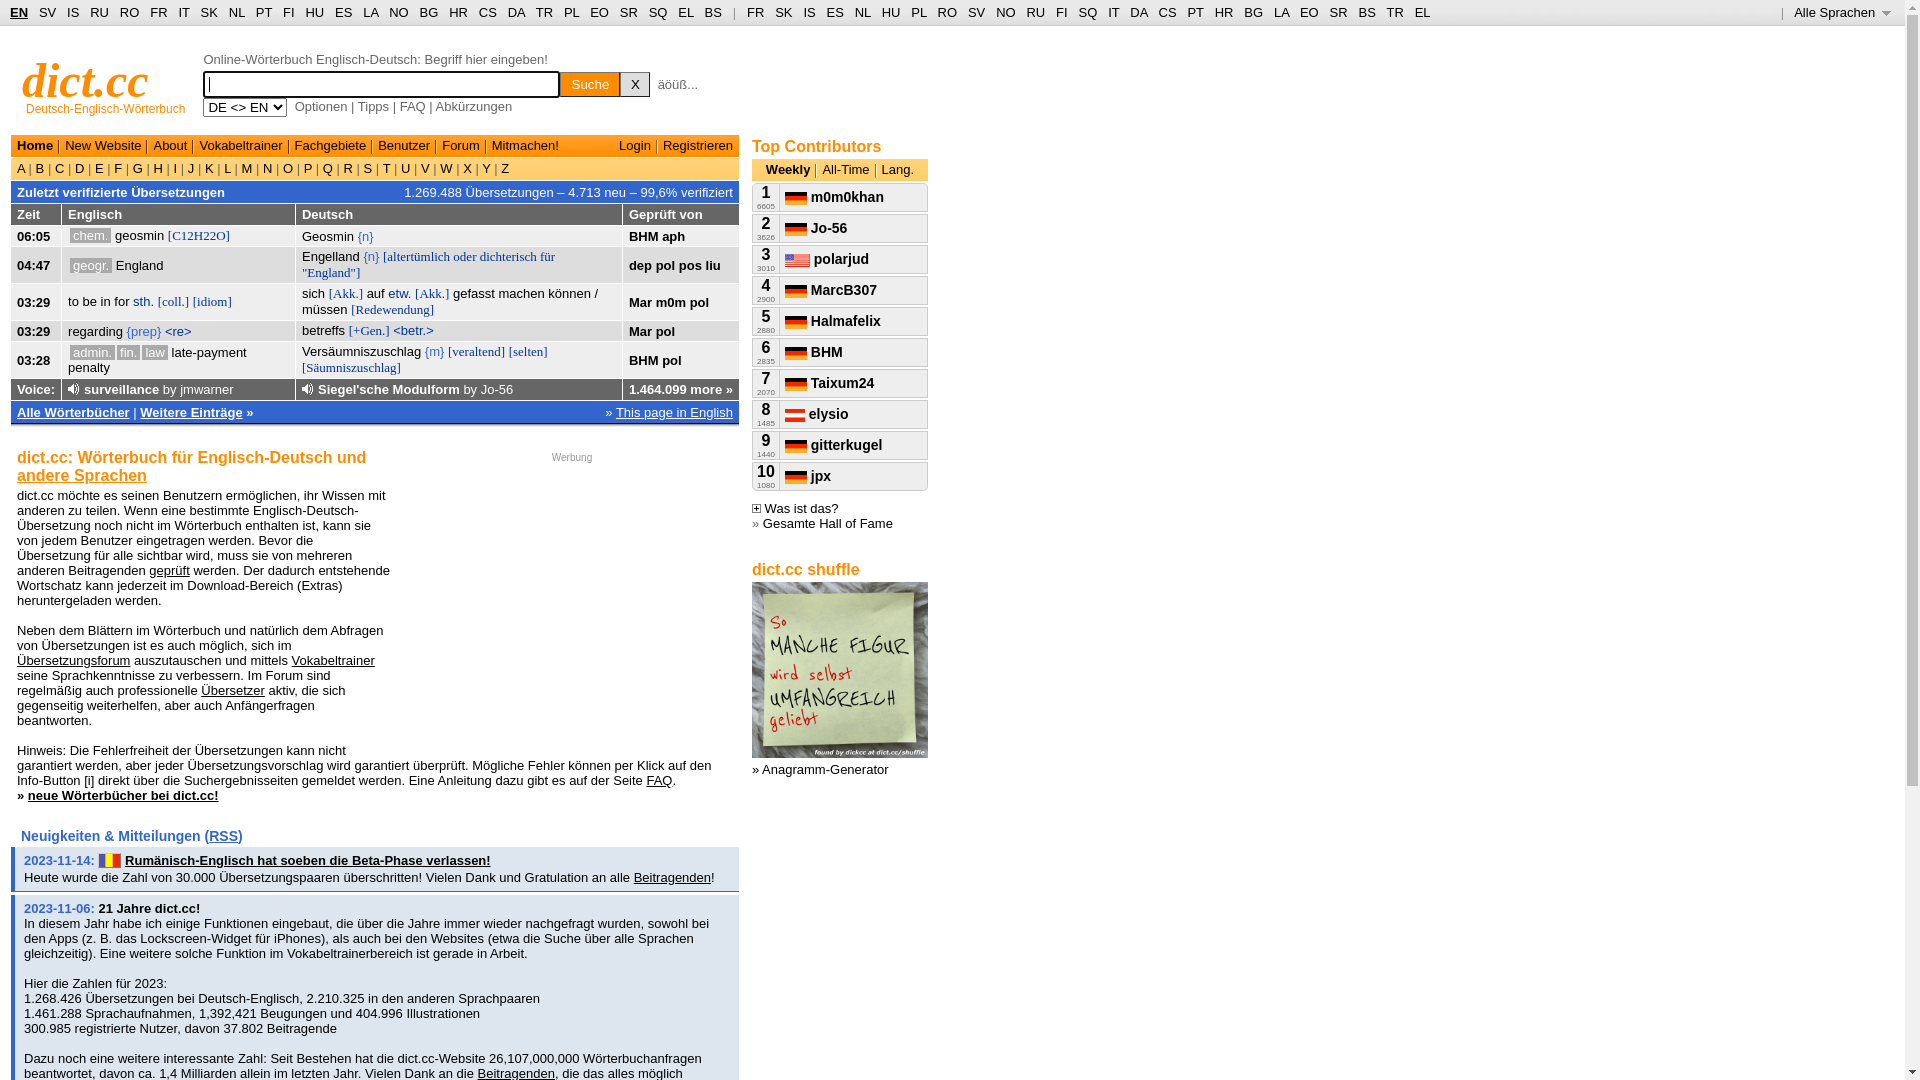  What do you see at coordinates (128, 12) in the screenshot?
I see `'RO'` at bounding box center [128, 12].